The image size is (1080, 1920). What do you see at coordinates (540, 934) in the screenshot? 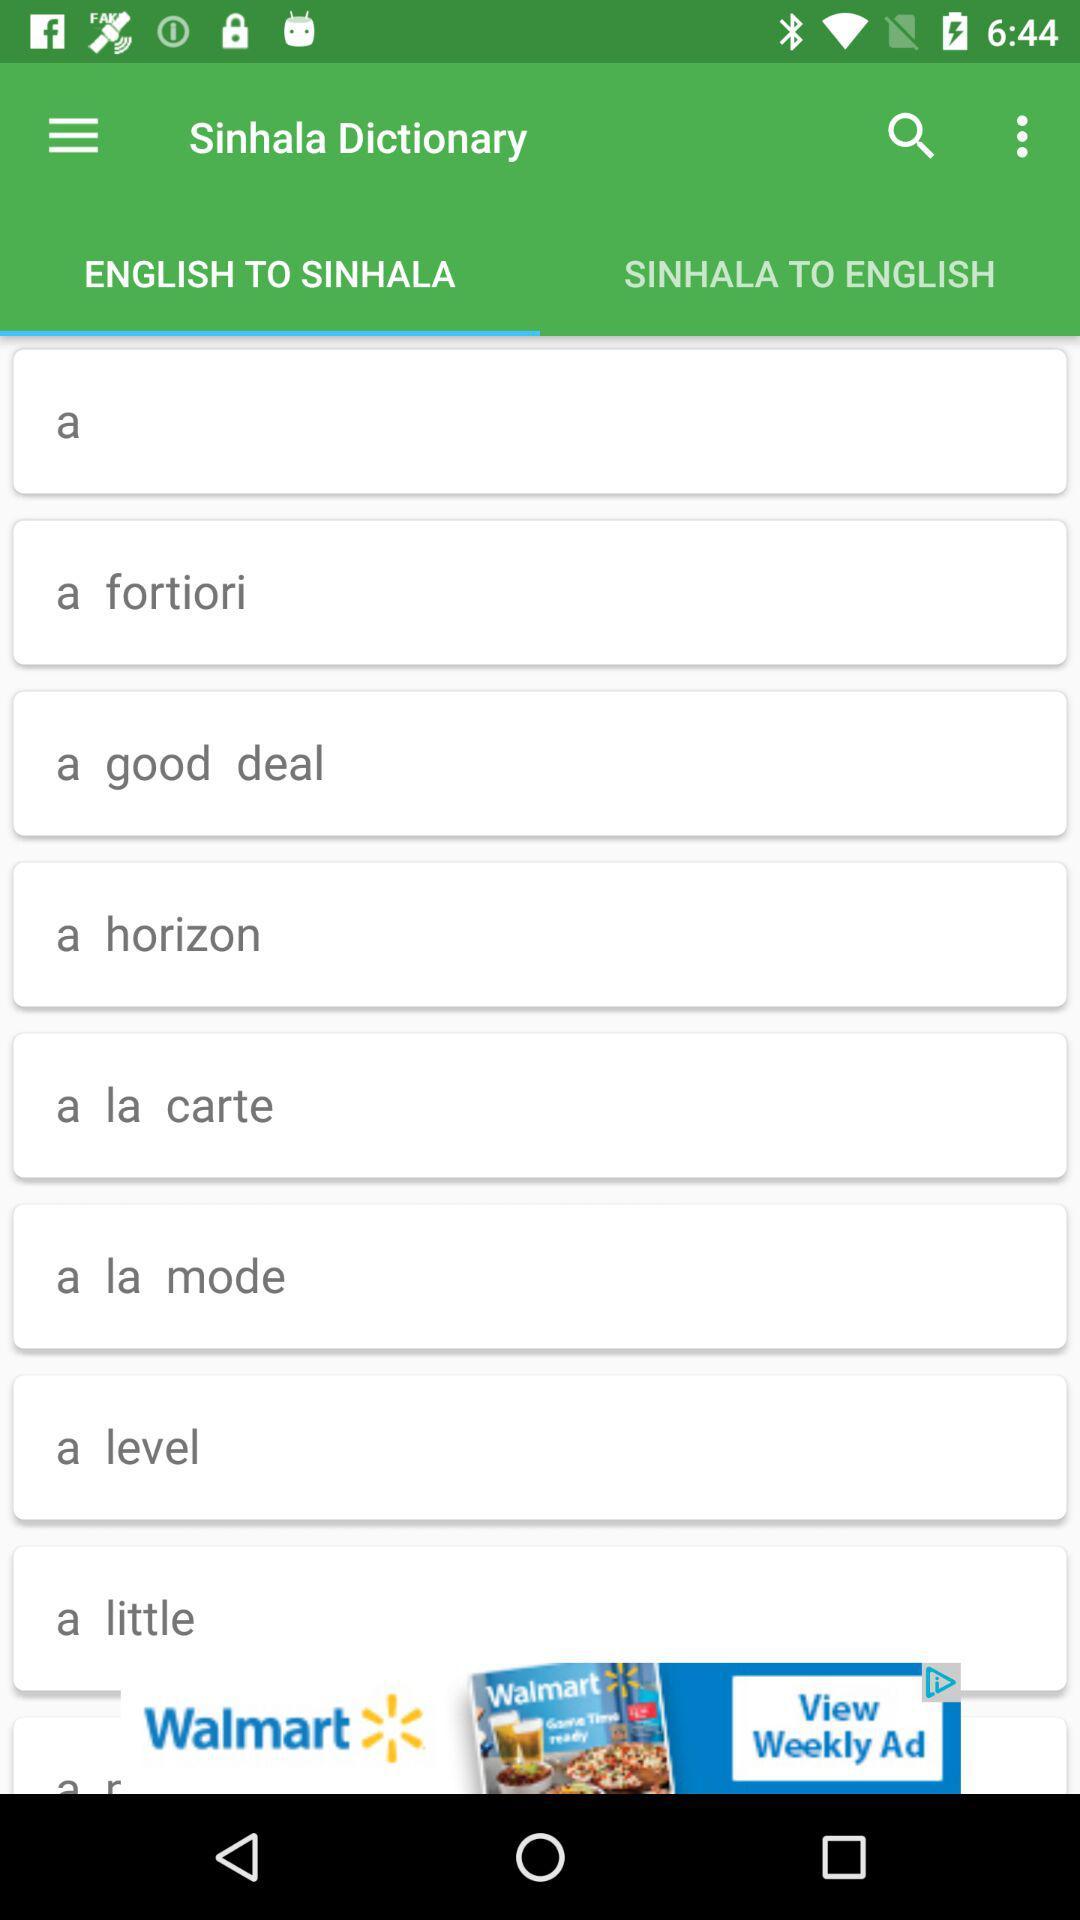
I see `horizon` at bounding box center [540, 934].